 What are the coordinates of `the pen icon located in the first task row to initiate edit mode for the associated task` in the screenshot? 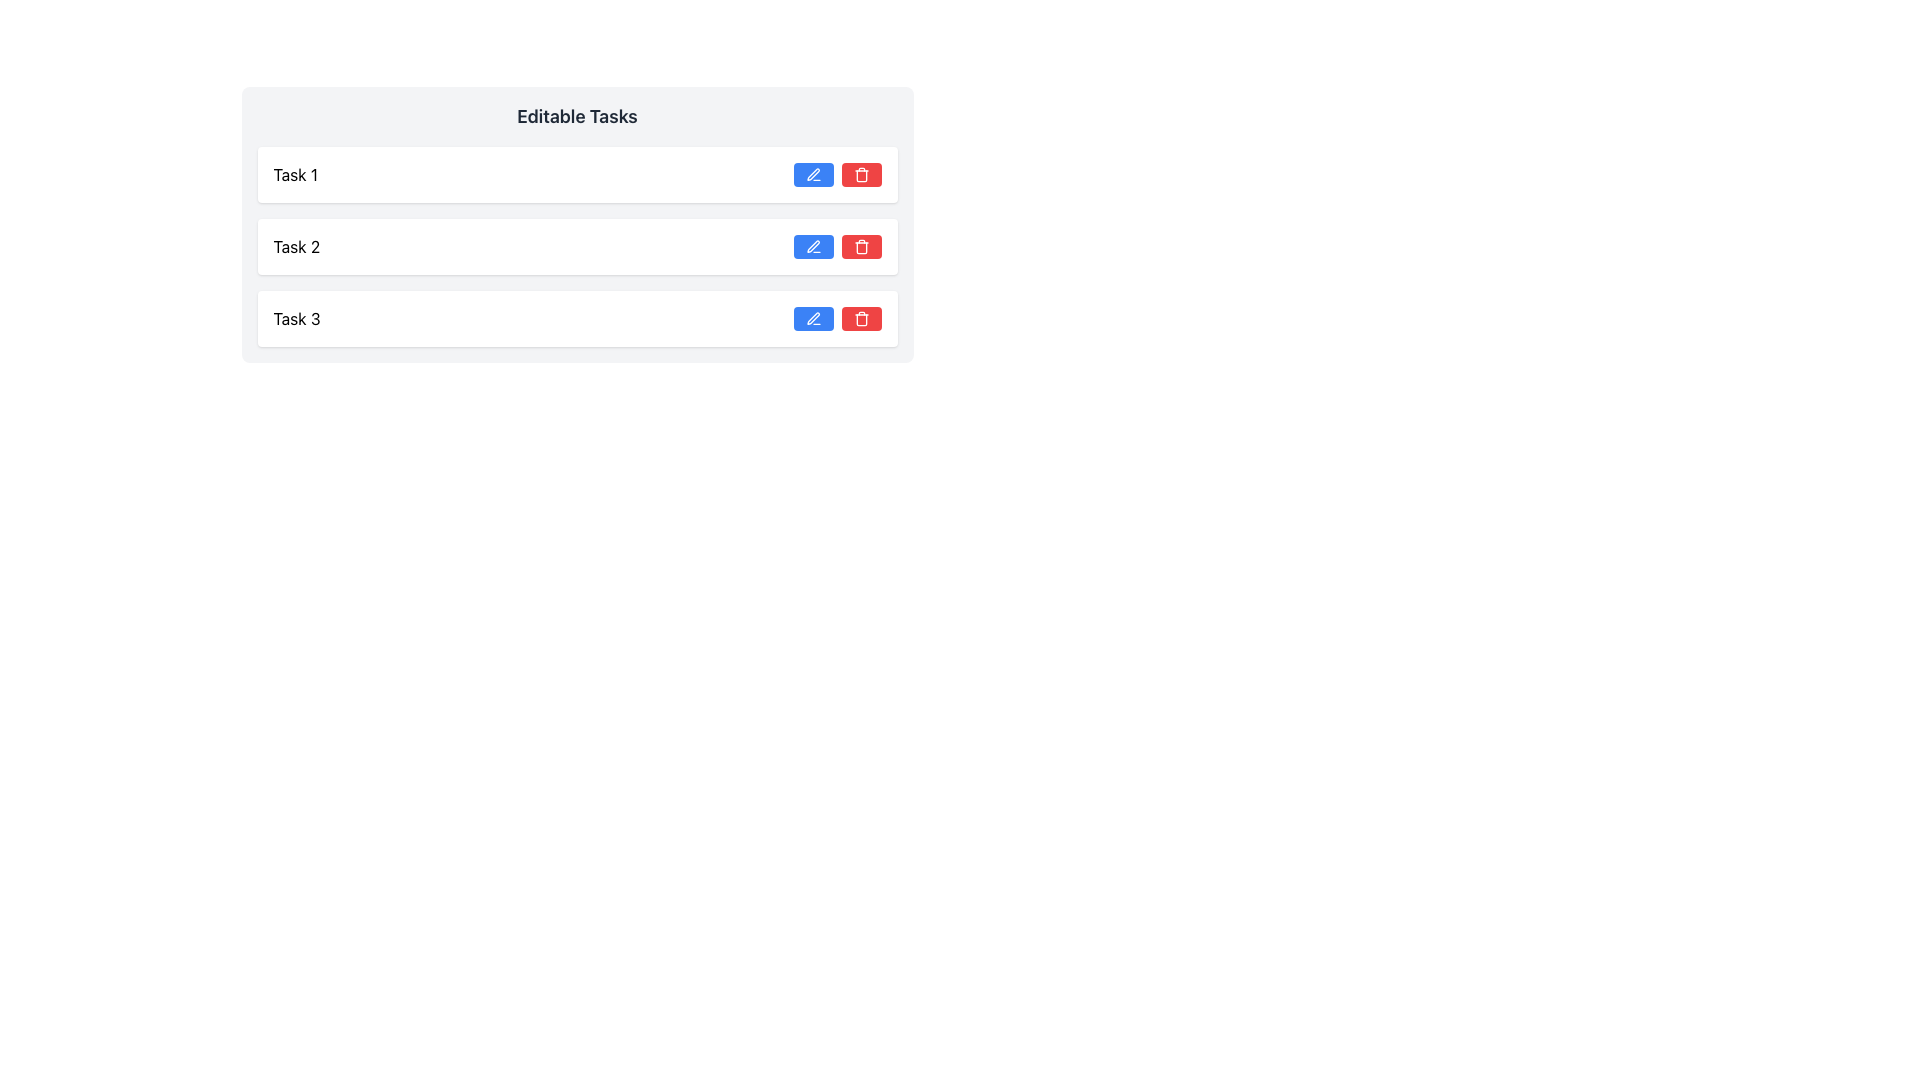 It's located at (813, 173).